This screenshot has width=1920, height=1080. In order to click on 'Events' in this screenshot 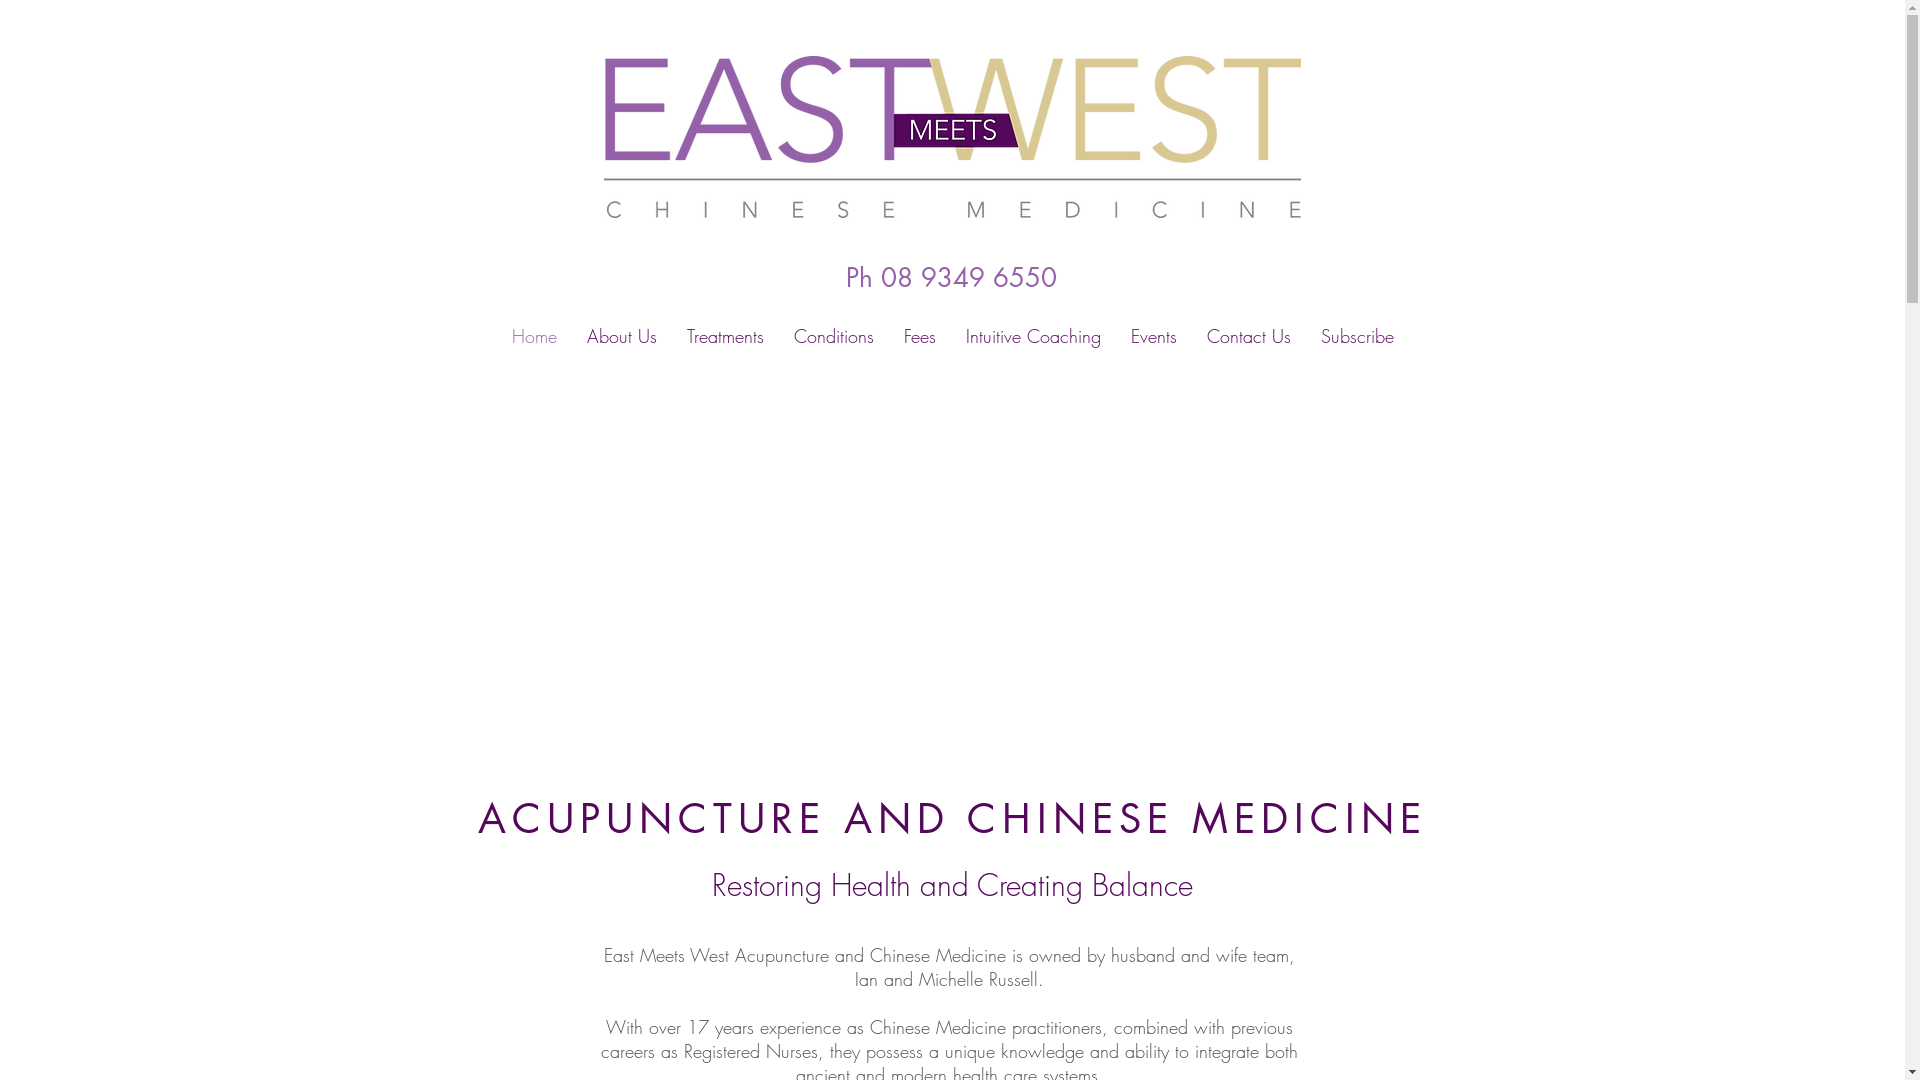, I will do `click(1153, 334)`.